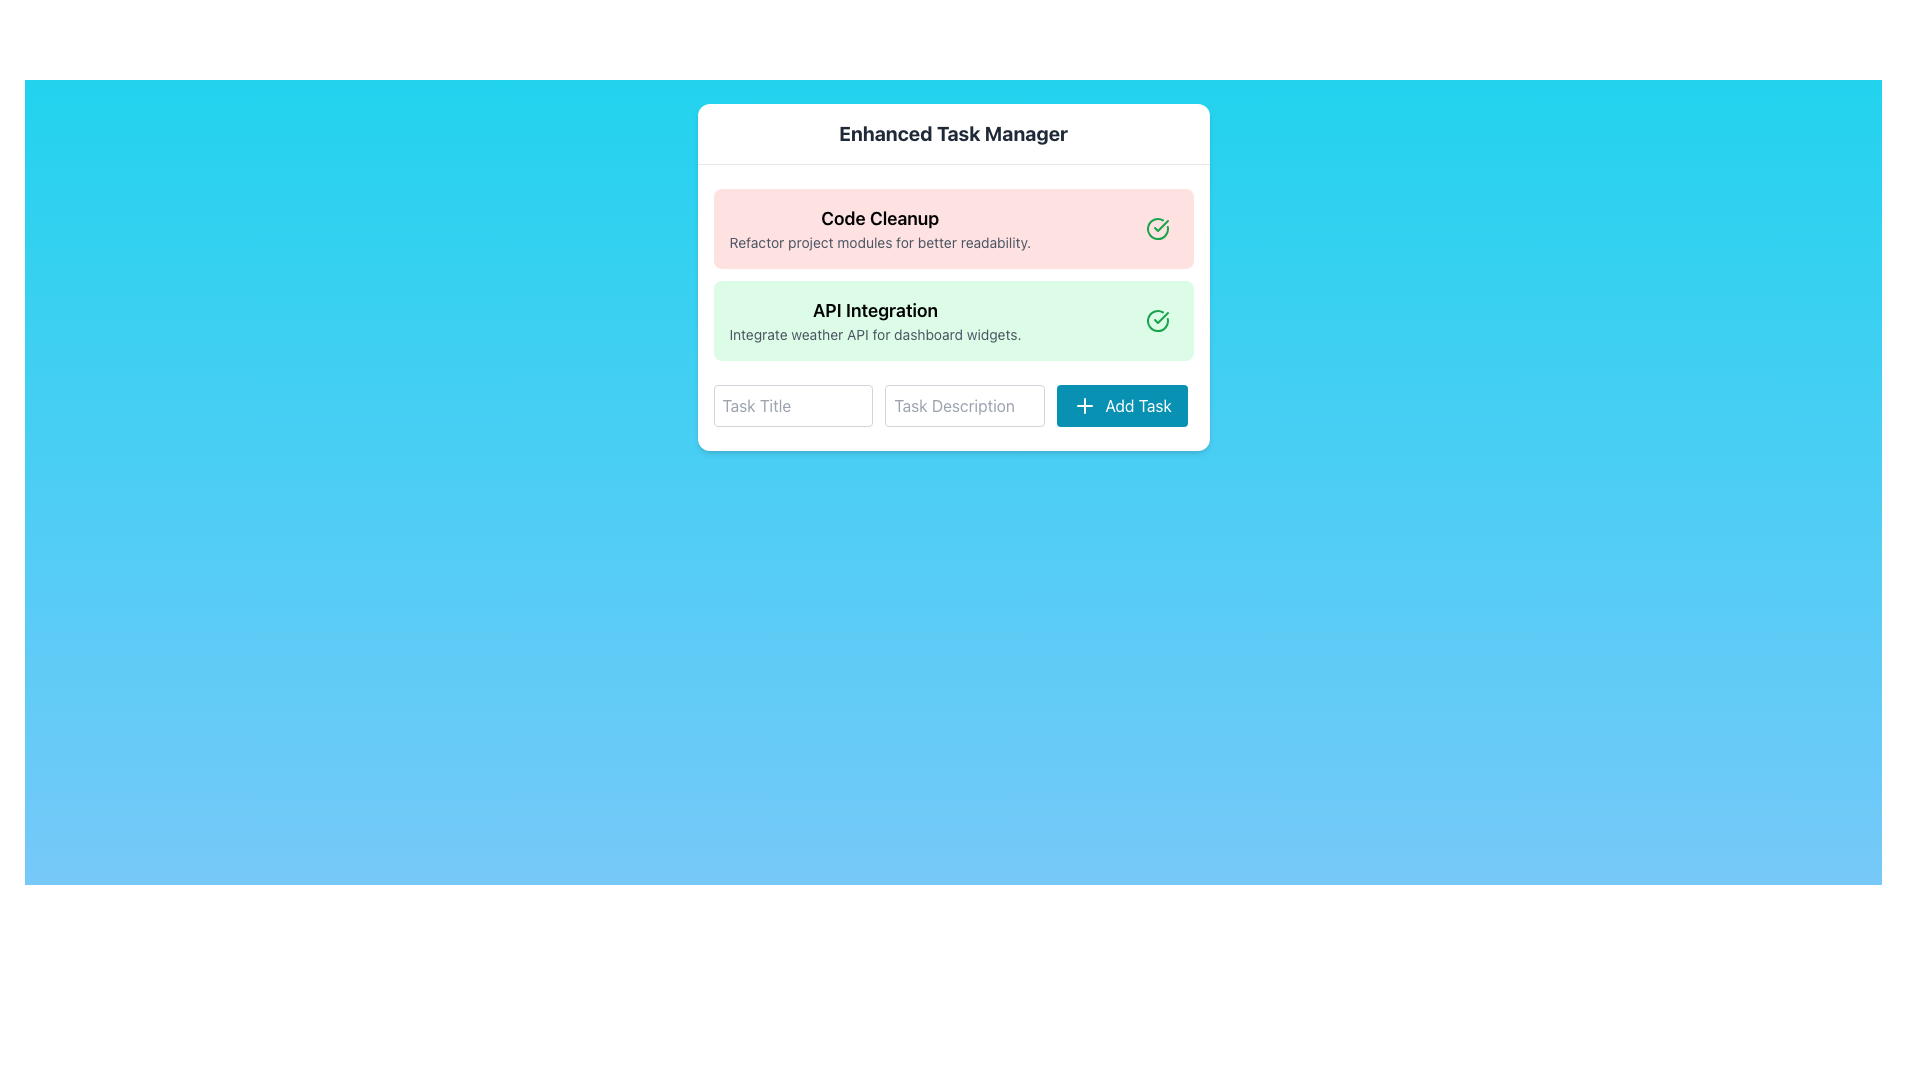 Image resolution: width=1920 pixels, height=1080 pixels. Describe the element at coordinates (952, 405) in the screenshot. I see `the text input field used for entering the description of a task to focus on it` at that location.